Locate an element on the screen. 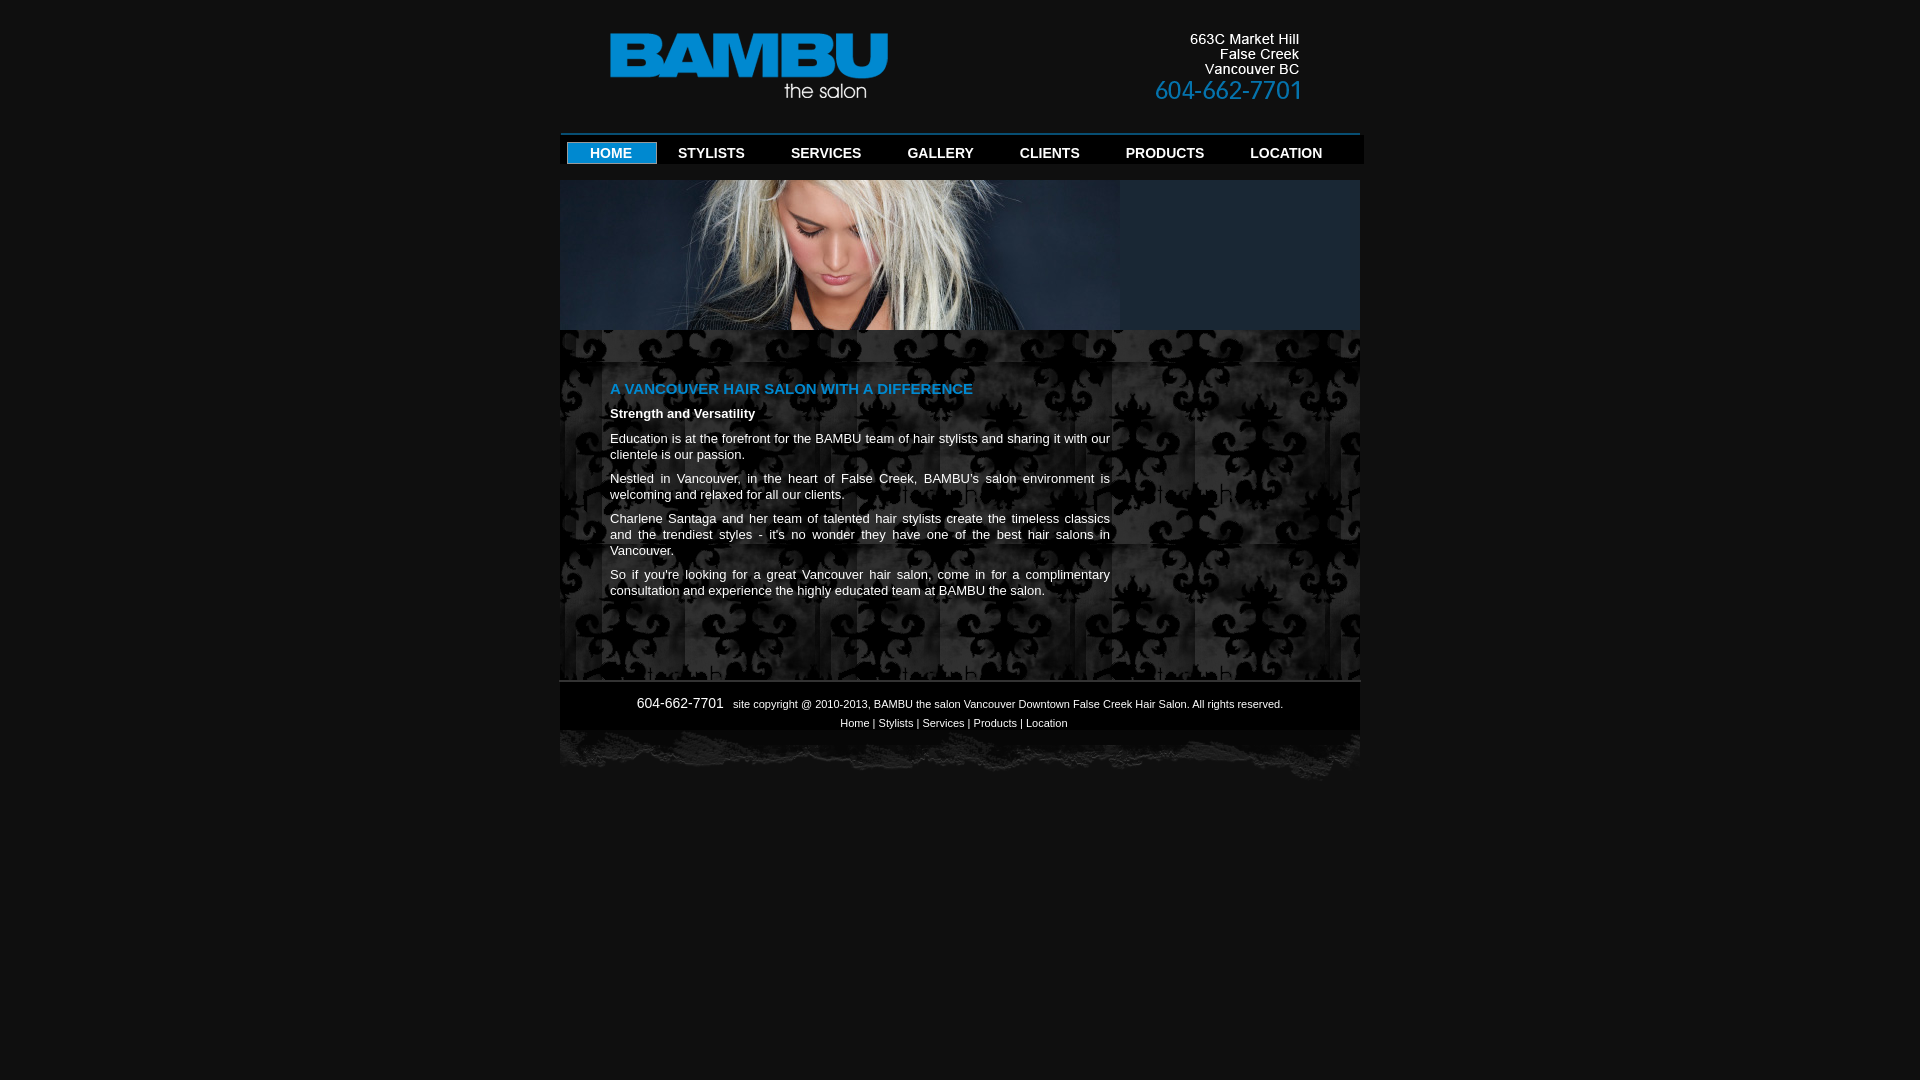  'Vancouver Downtown False Creek Hair Salon' is located at coordinates (1074, 703).